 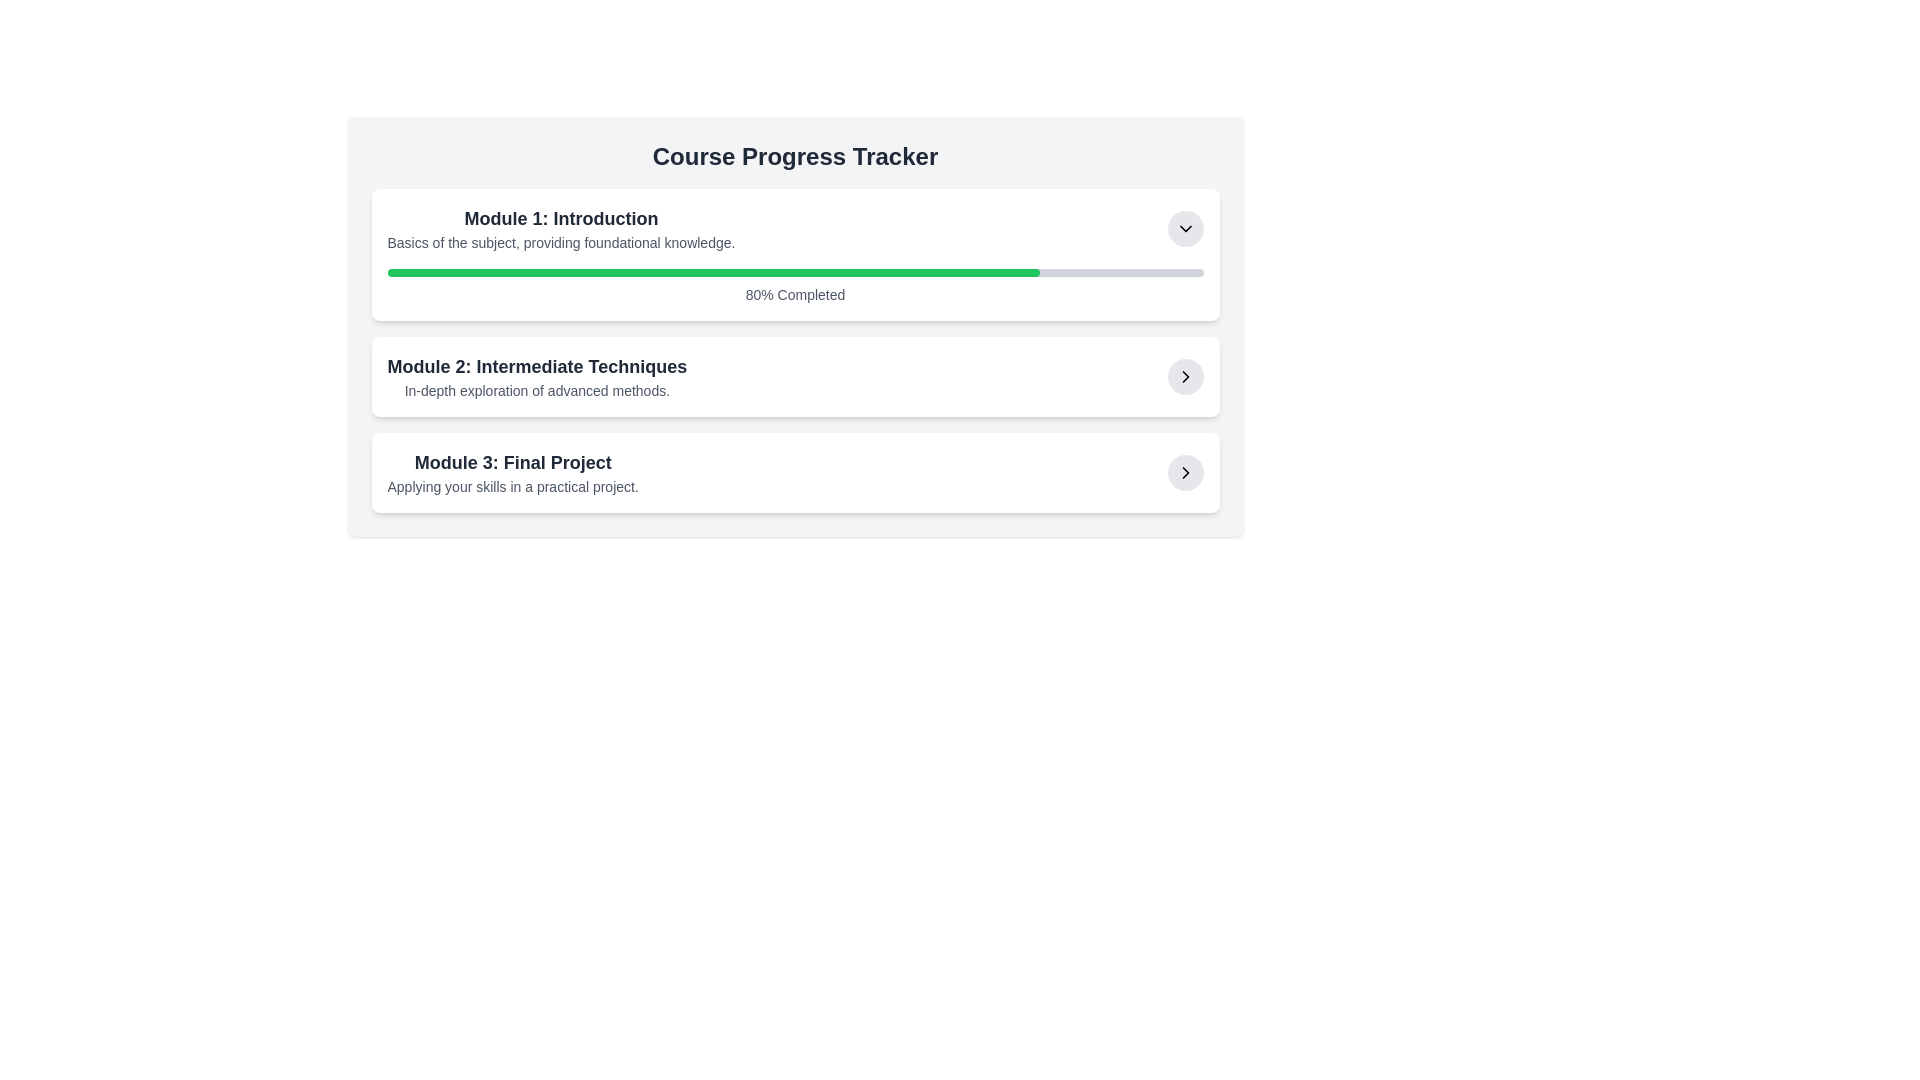 I want to click on the text label reading '80% Completed', which is styled with a small text size and gray color, located below the green progress bar in the 'Module 1: Introduction' section, so click(x=794, y=294).